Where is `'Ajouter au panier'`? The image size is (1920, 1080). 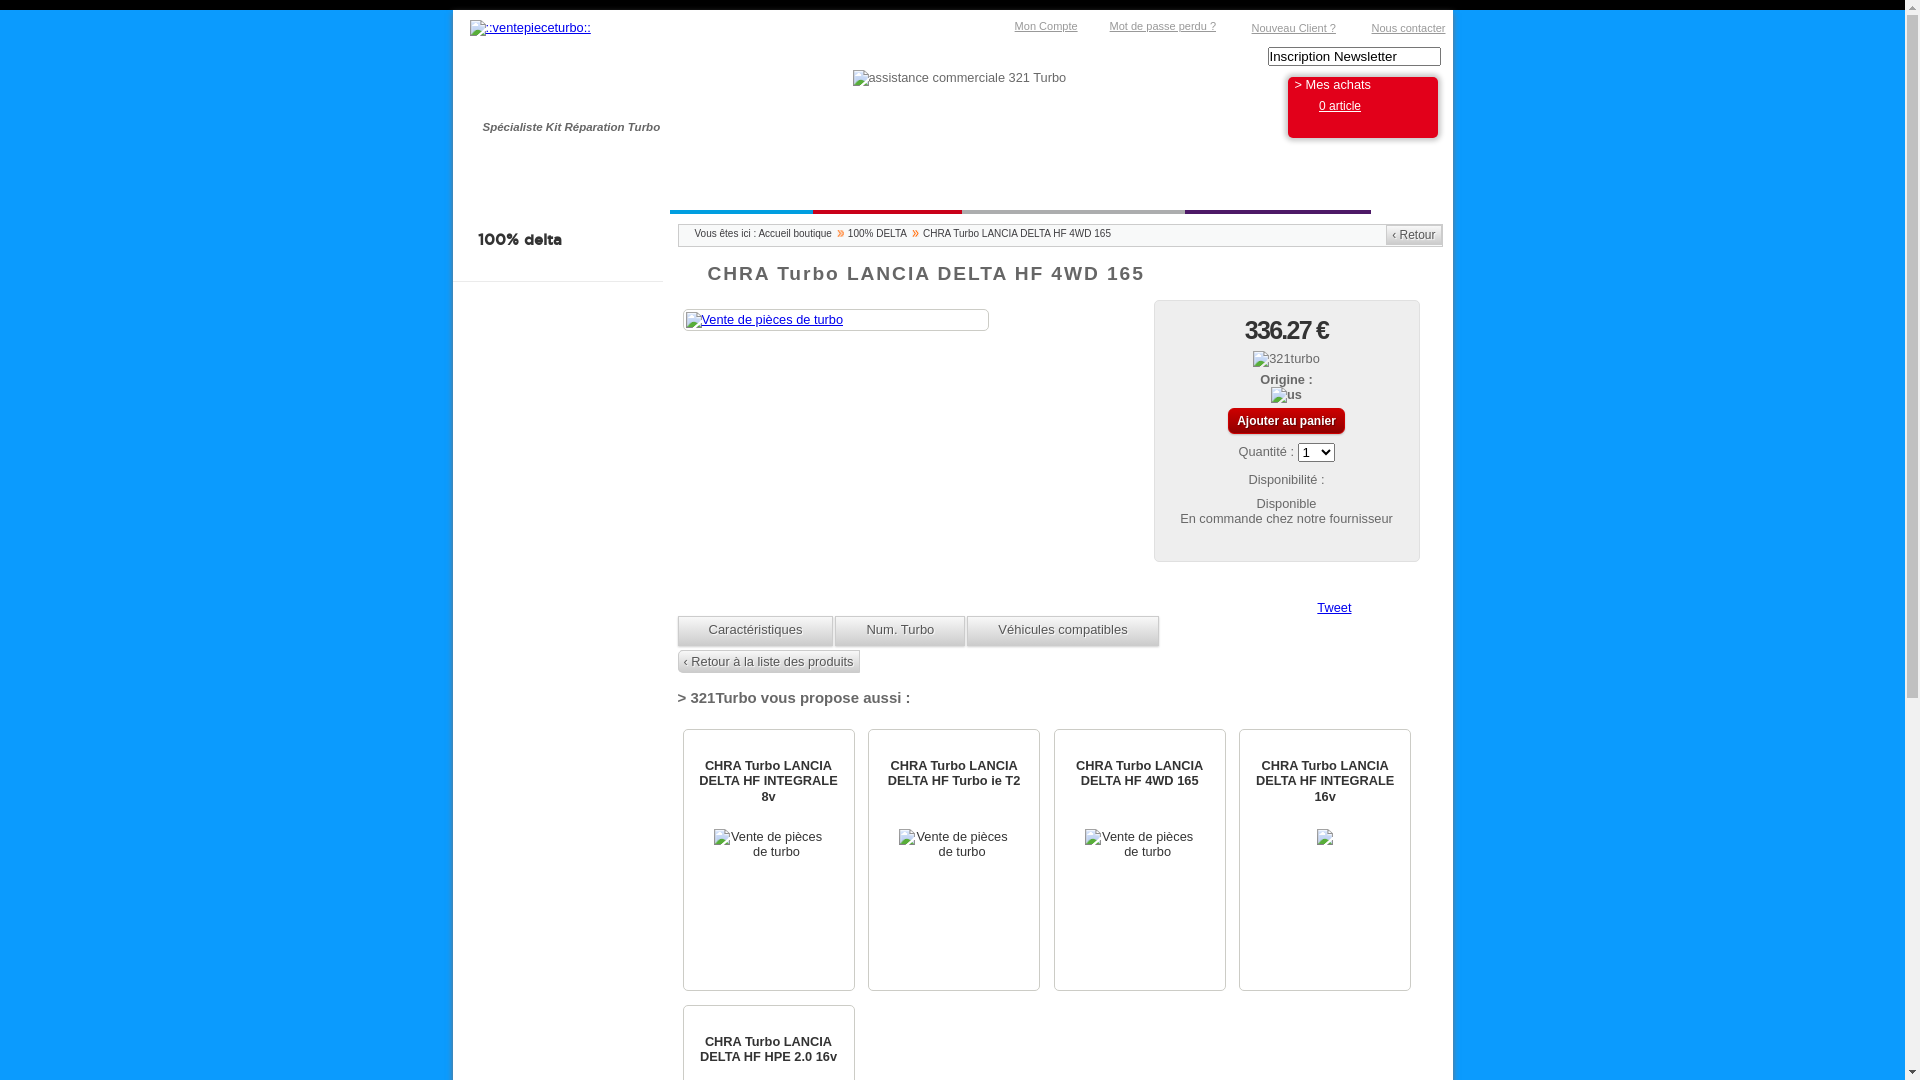
'Ajouter au panier' is located at coordinates (1227, 419).